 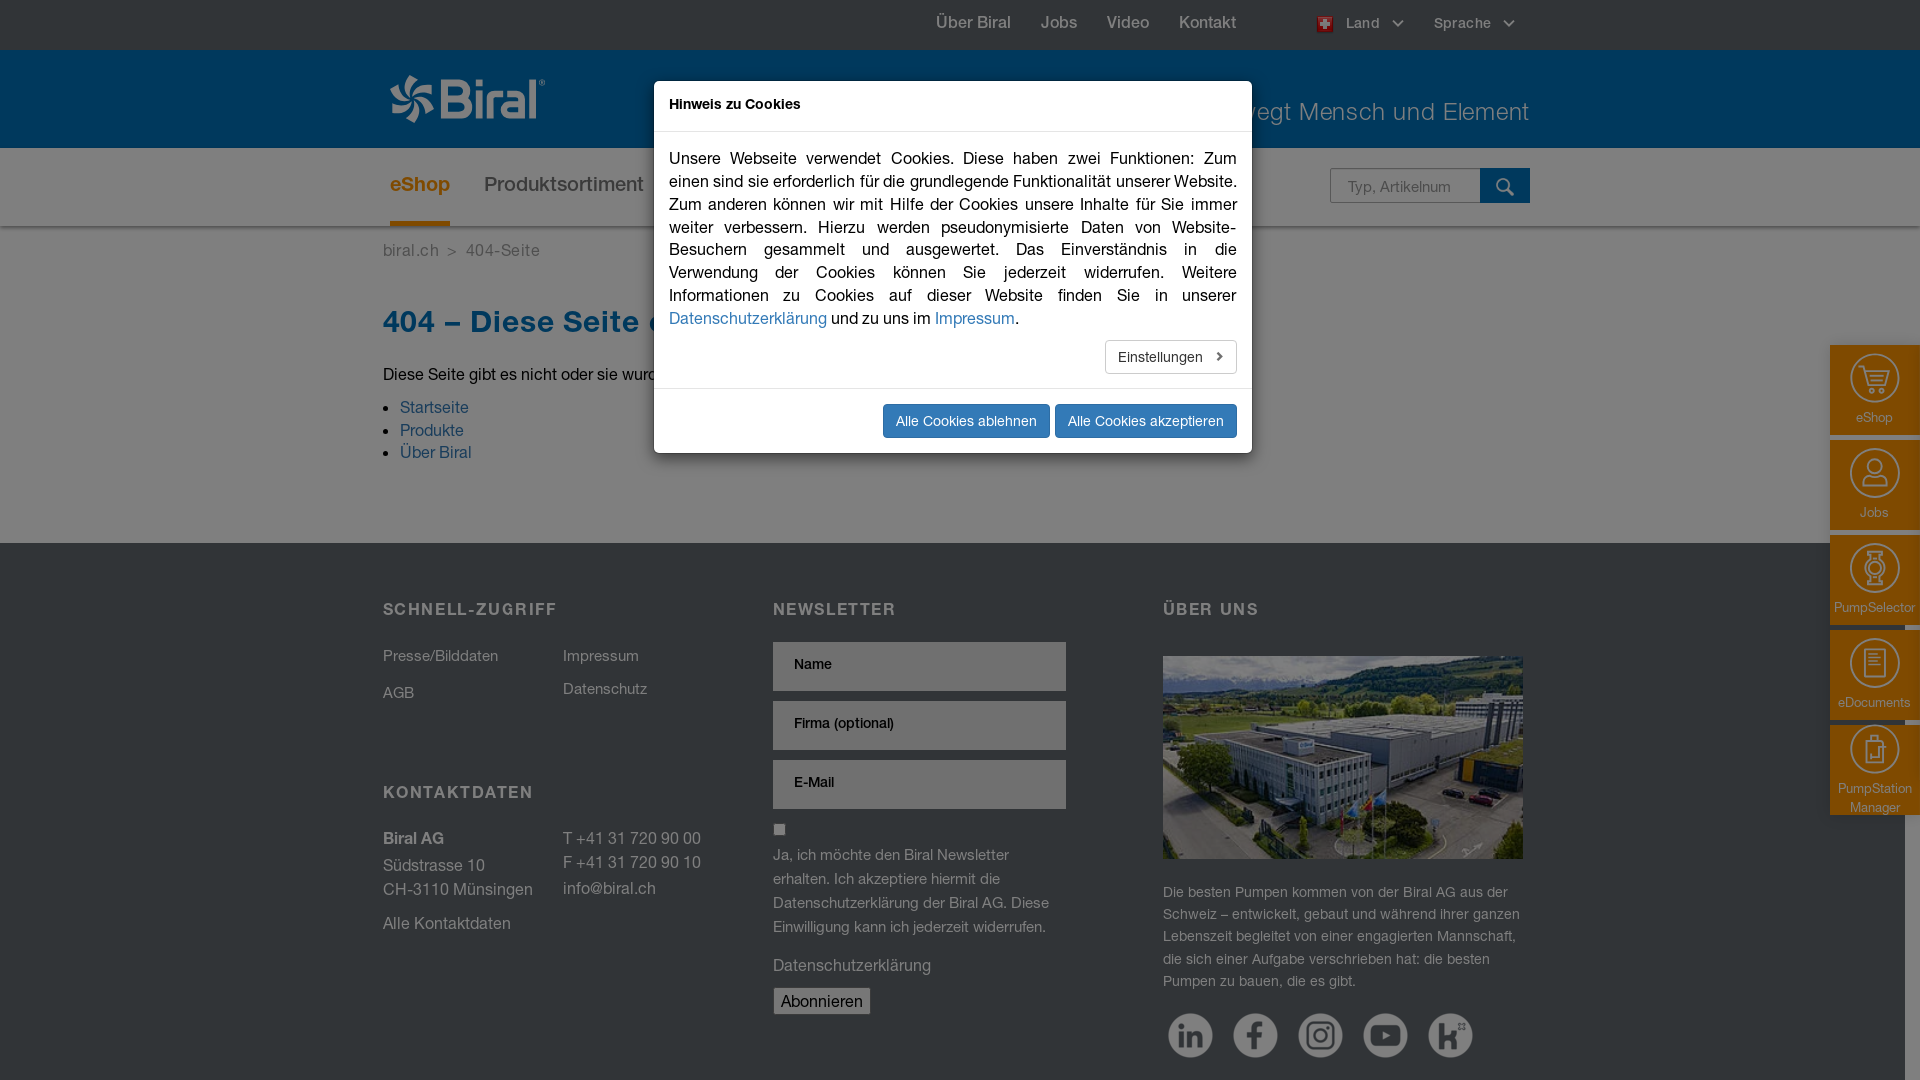 What do you see at coordinates (484, 186) in the screenshot?
I see `'Produktsortiment'` at bounding box center [484, 186].